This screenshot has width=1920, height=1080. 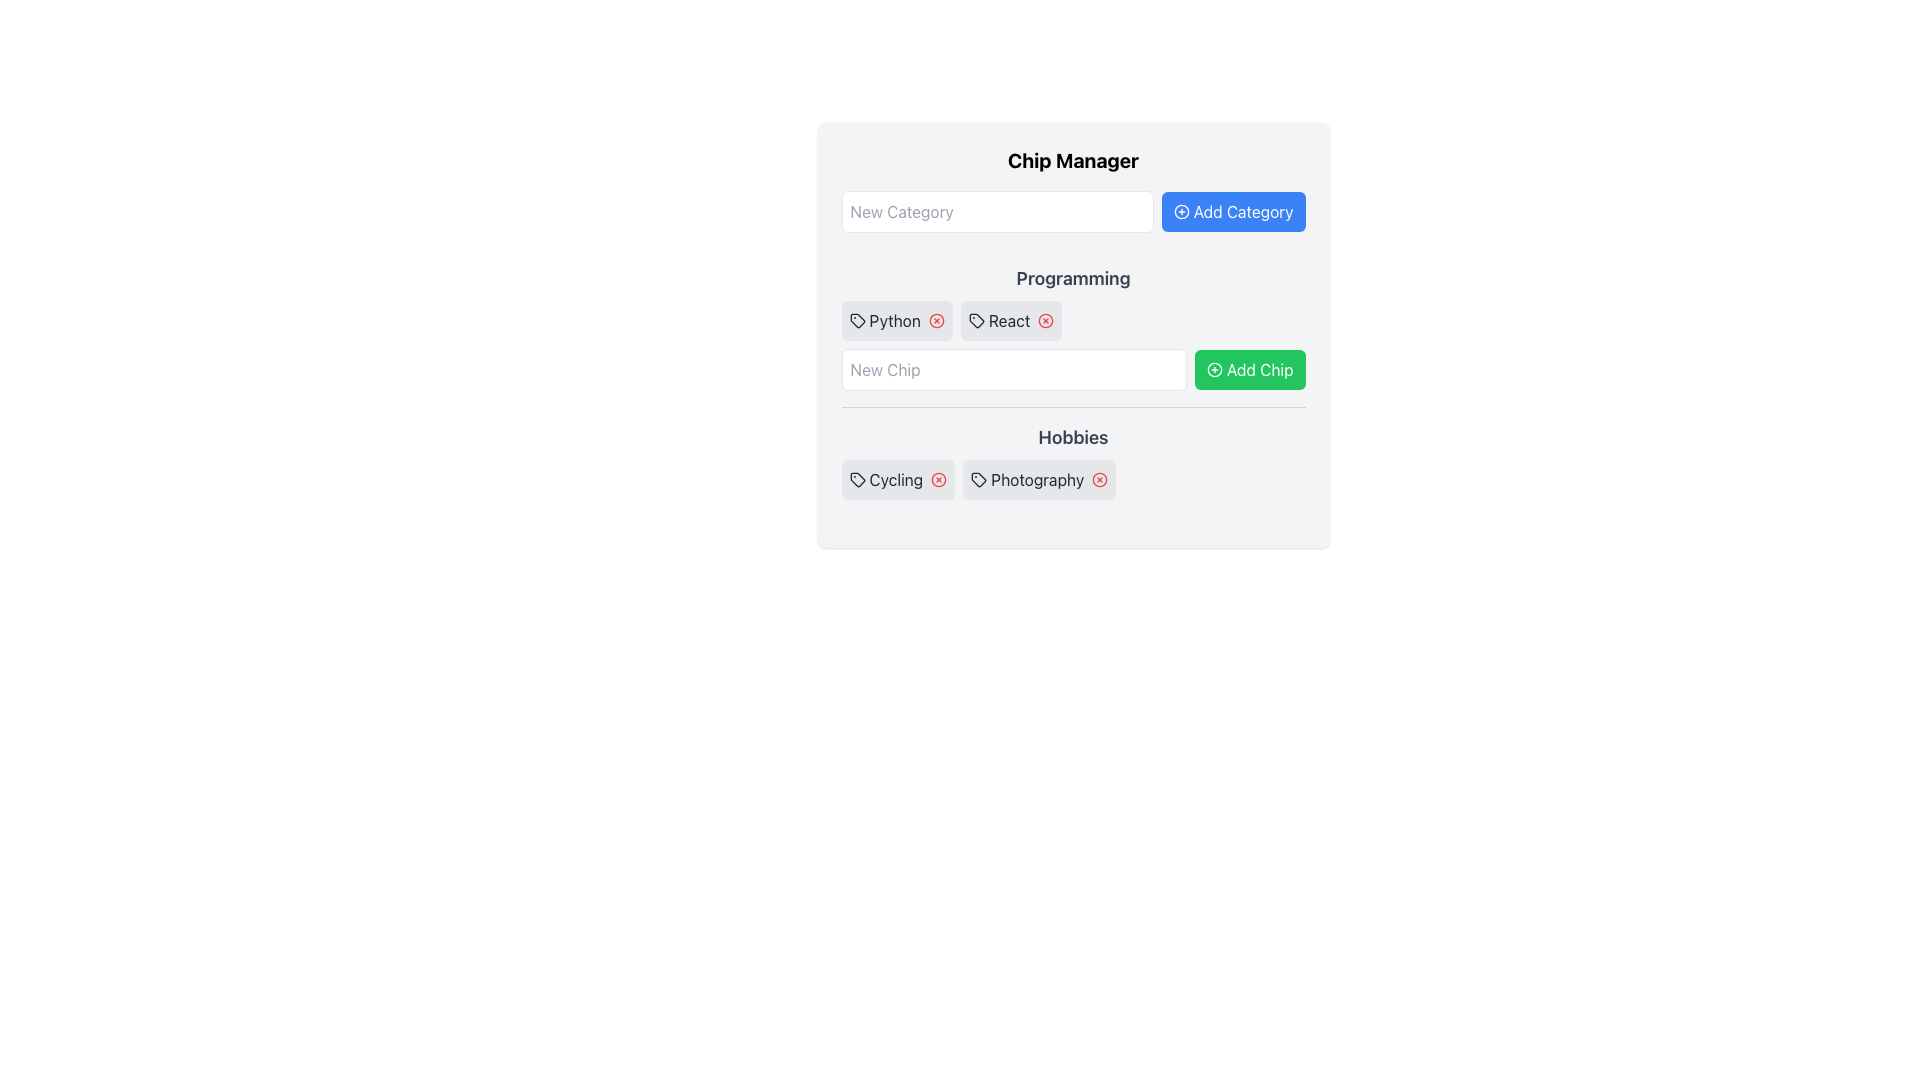 I want to click on the red circular 'x' button adjacent to the 'Python' tag in the 'Programming' section, so click(x=931, y=319).